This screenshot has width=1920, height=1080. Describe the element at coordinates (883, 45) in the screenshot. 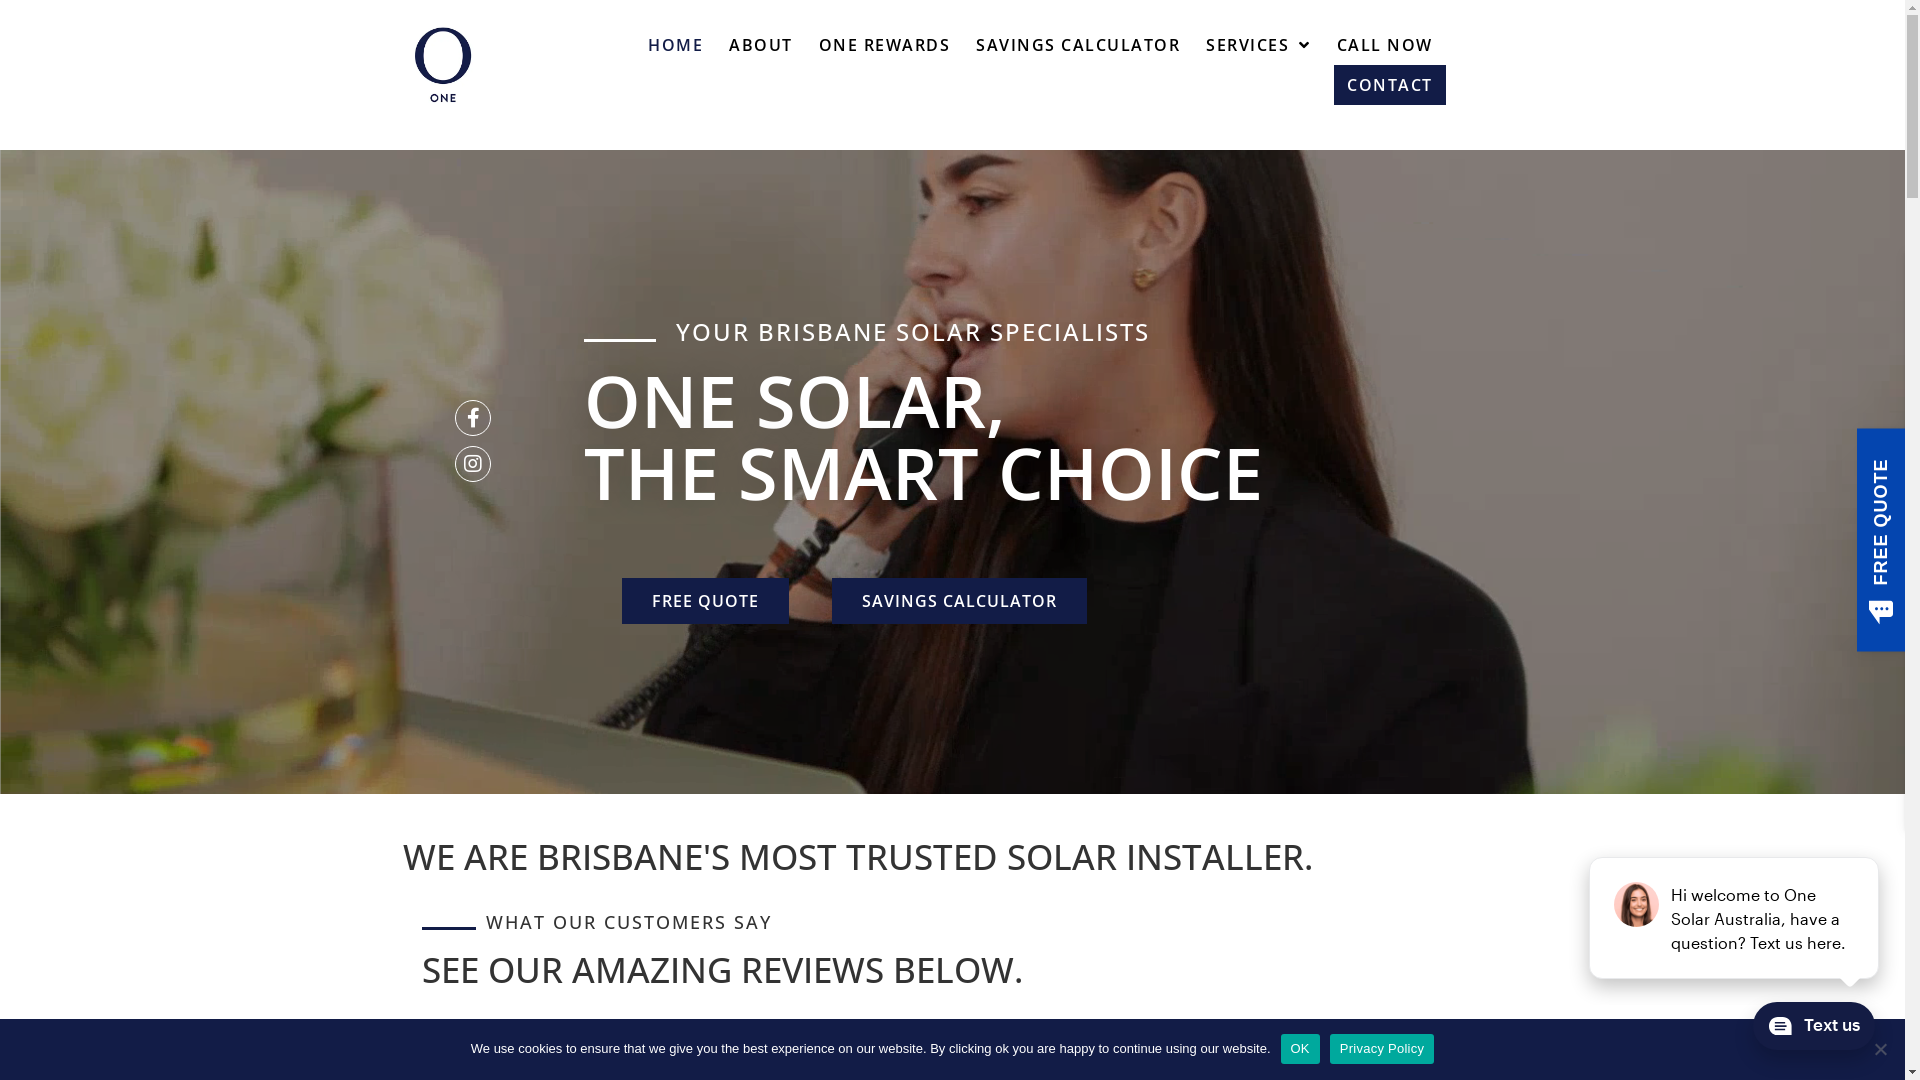

I see `'ONE REWARDS'` at that location.